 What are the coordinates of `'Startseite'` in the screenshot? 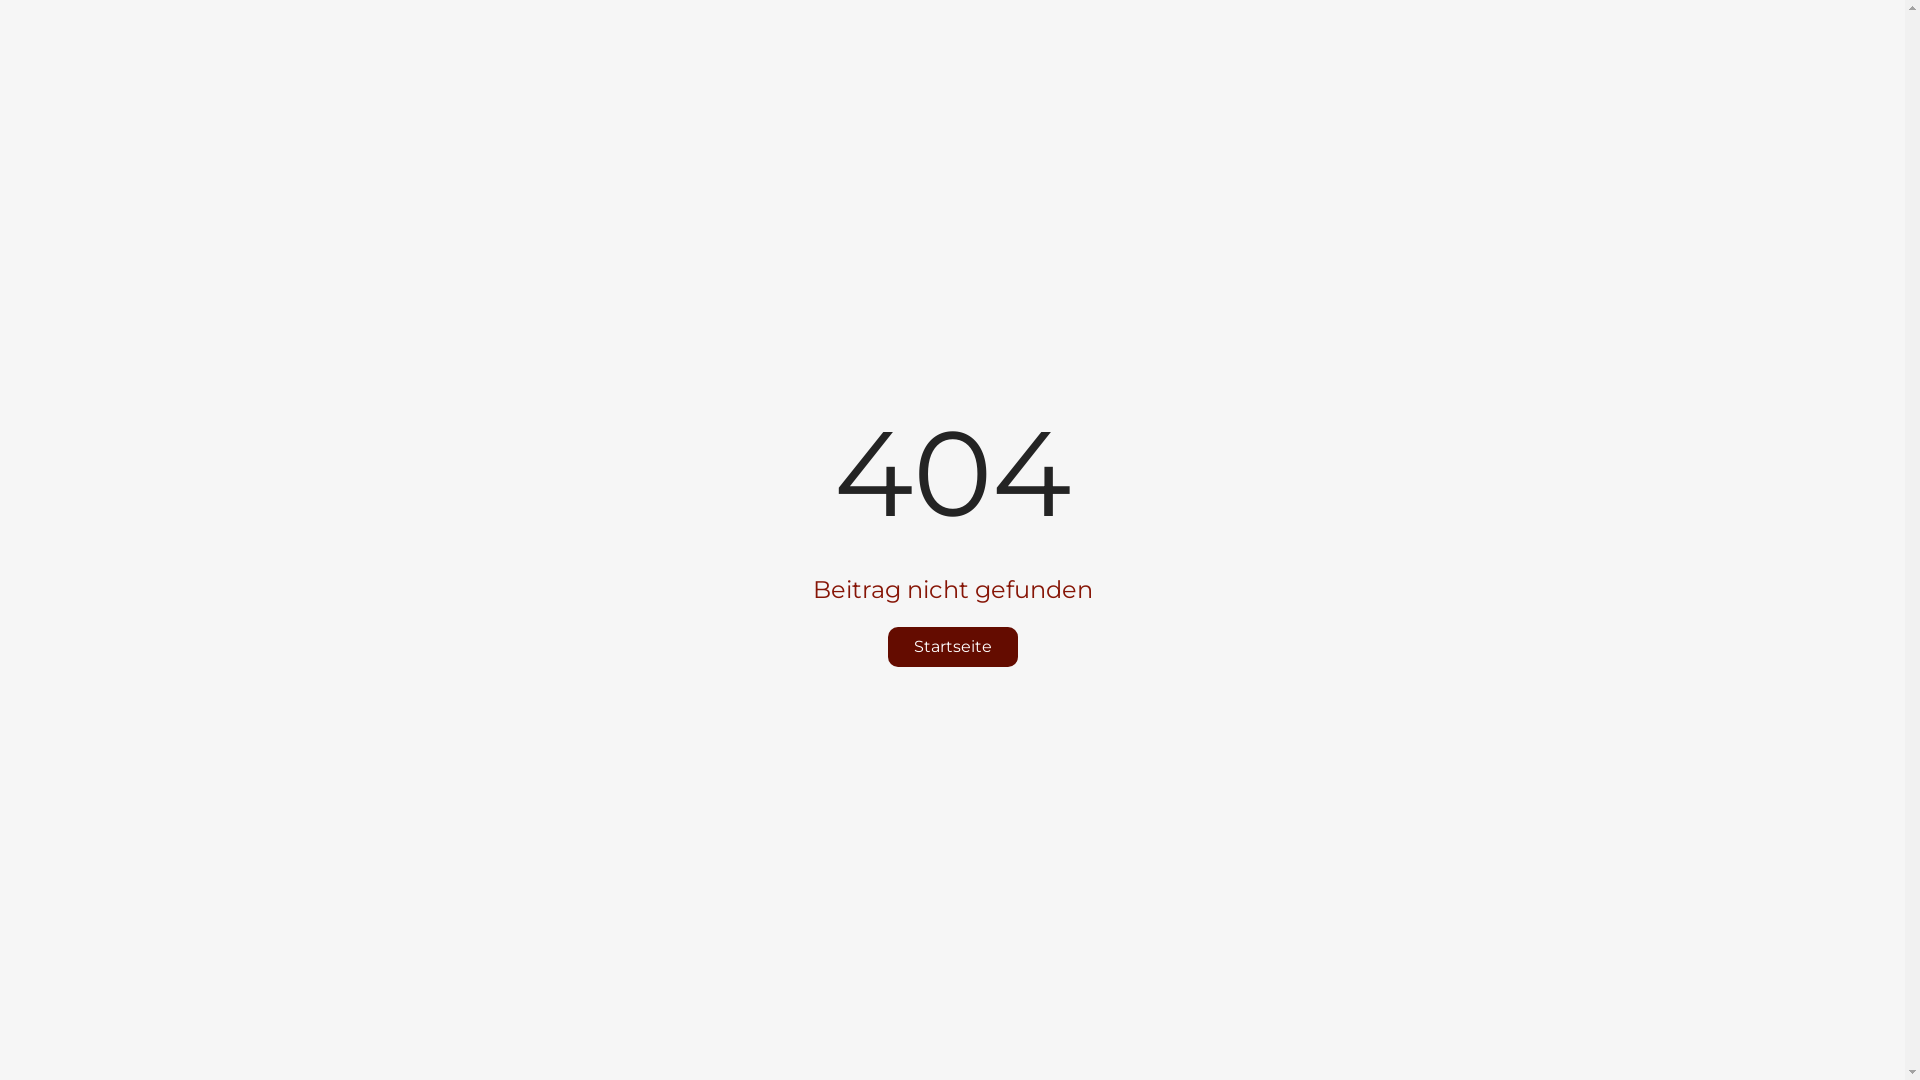 It's located at (952, 647).